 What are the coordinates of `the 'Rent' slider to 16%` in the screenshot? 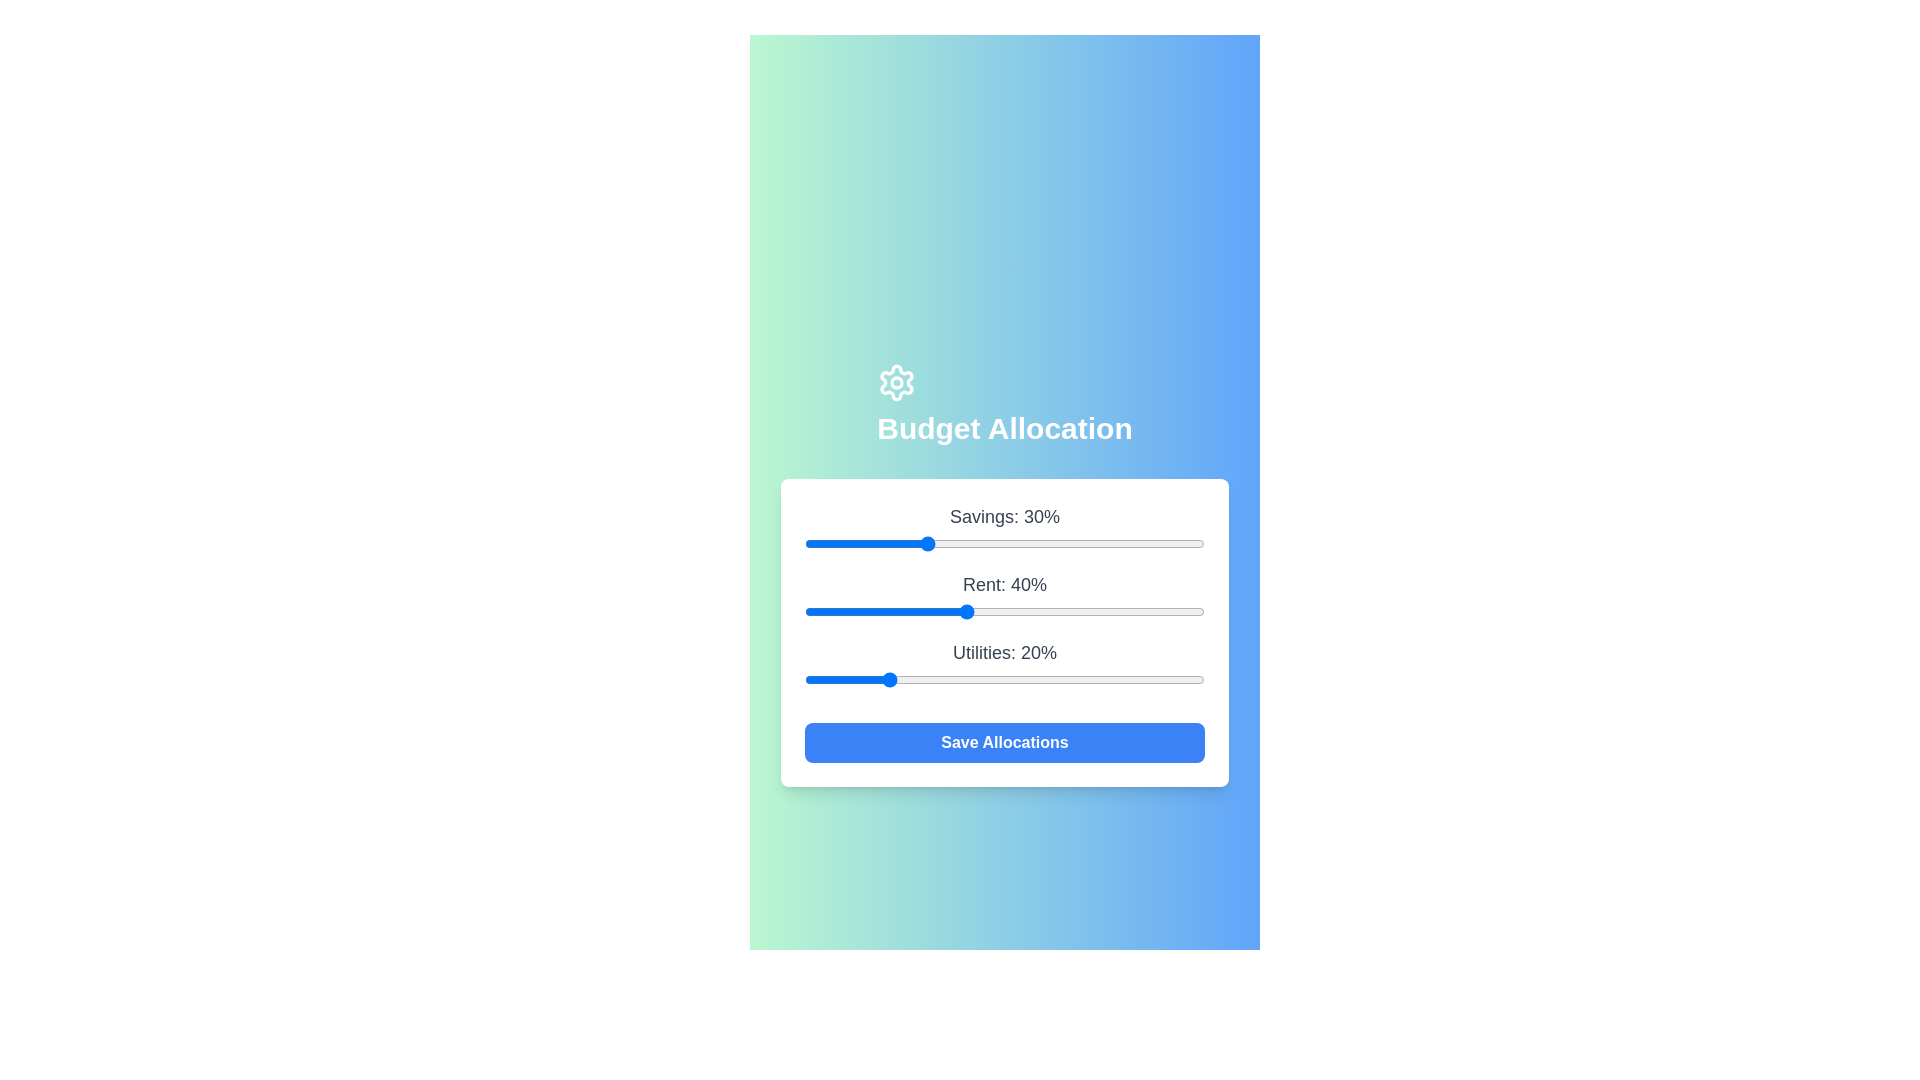 It's located at (868, 611).